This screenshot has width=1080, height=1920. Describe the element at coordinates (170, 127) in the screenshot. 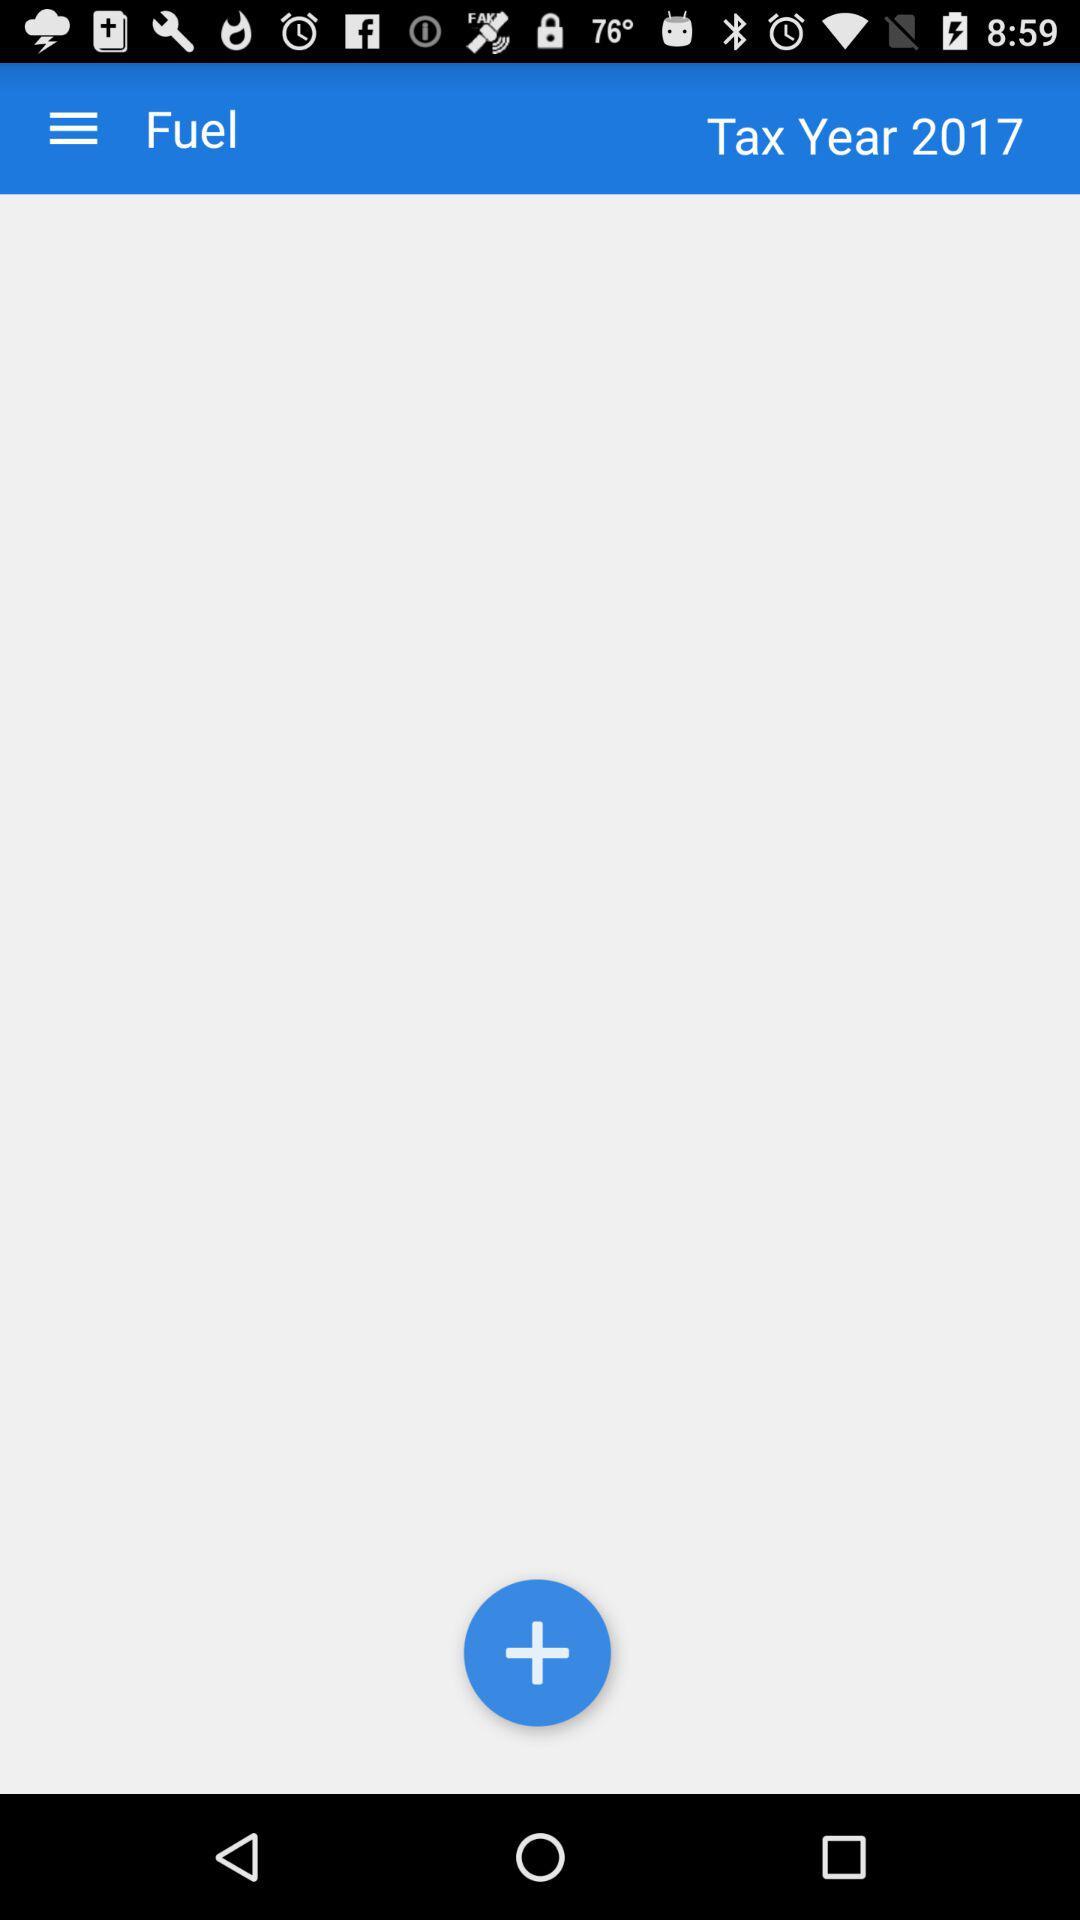

I see `fuel item` at that location.